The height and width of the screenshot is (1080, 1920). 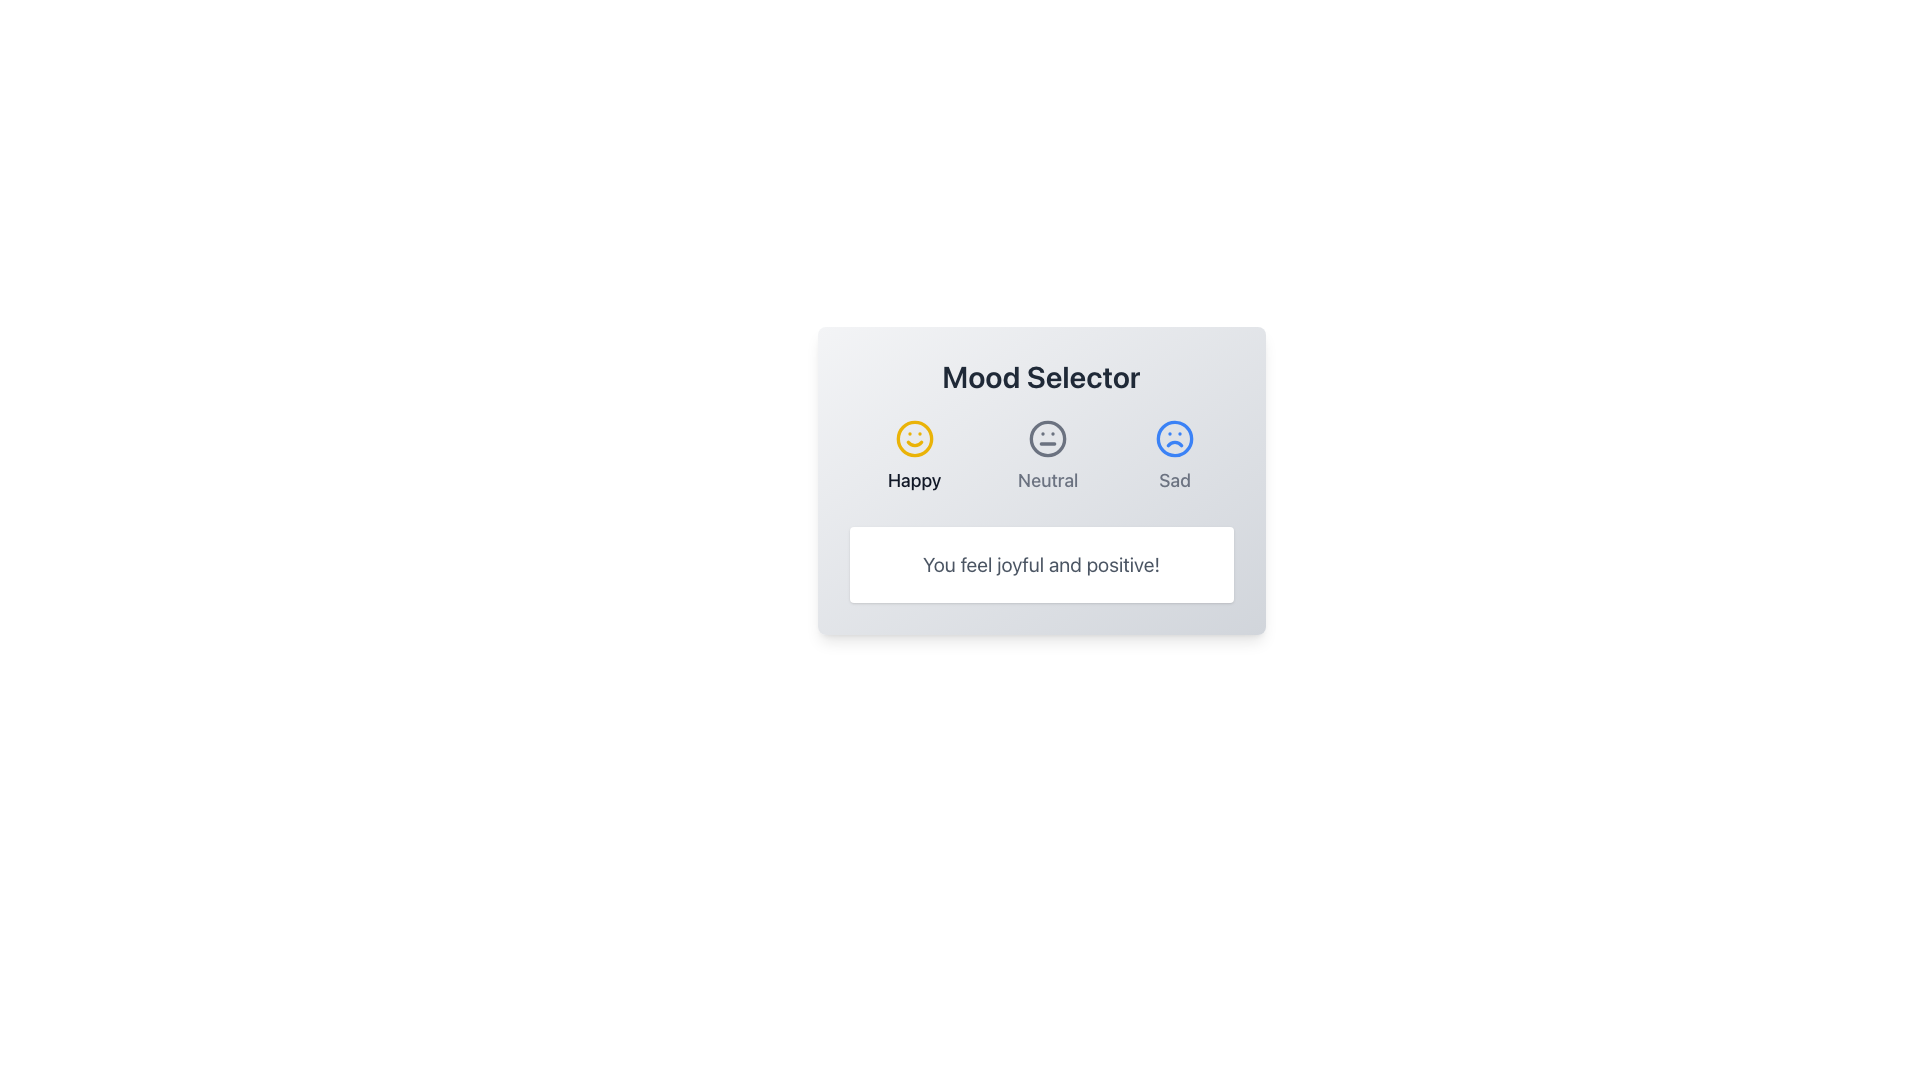 What do you see at coordinates (913, 481) in the screenshot?
I see `the text label reading 'Happy' that is styled with a medium font weight and large font size, positioned below the yellow smiling face icon in the mood selection interface` at bounding box center [913, 481].